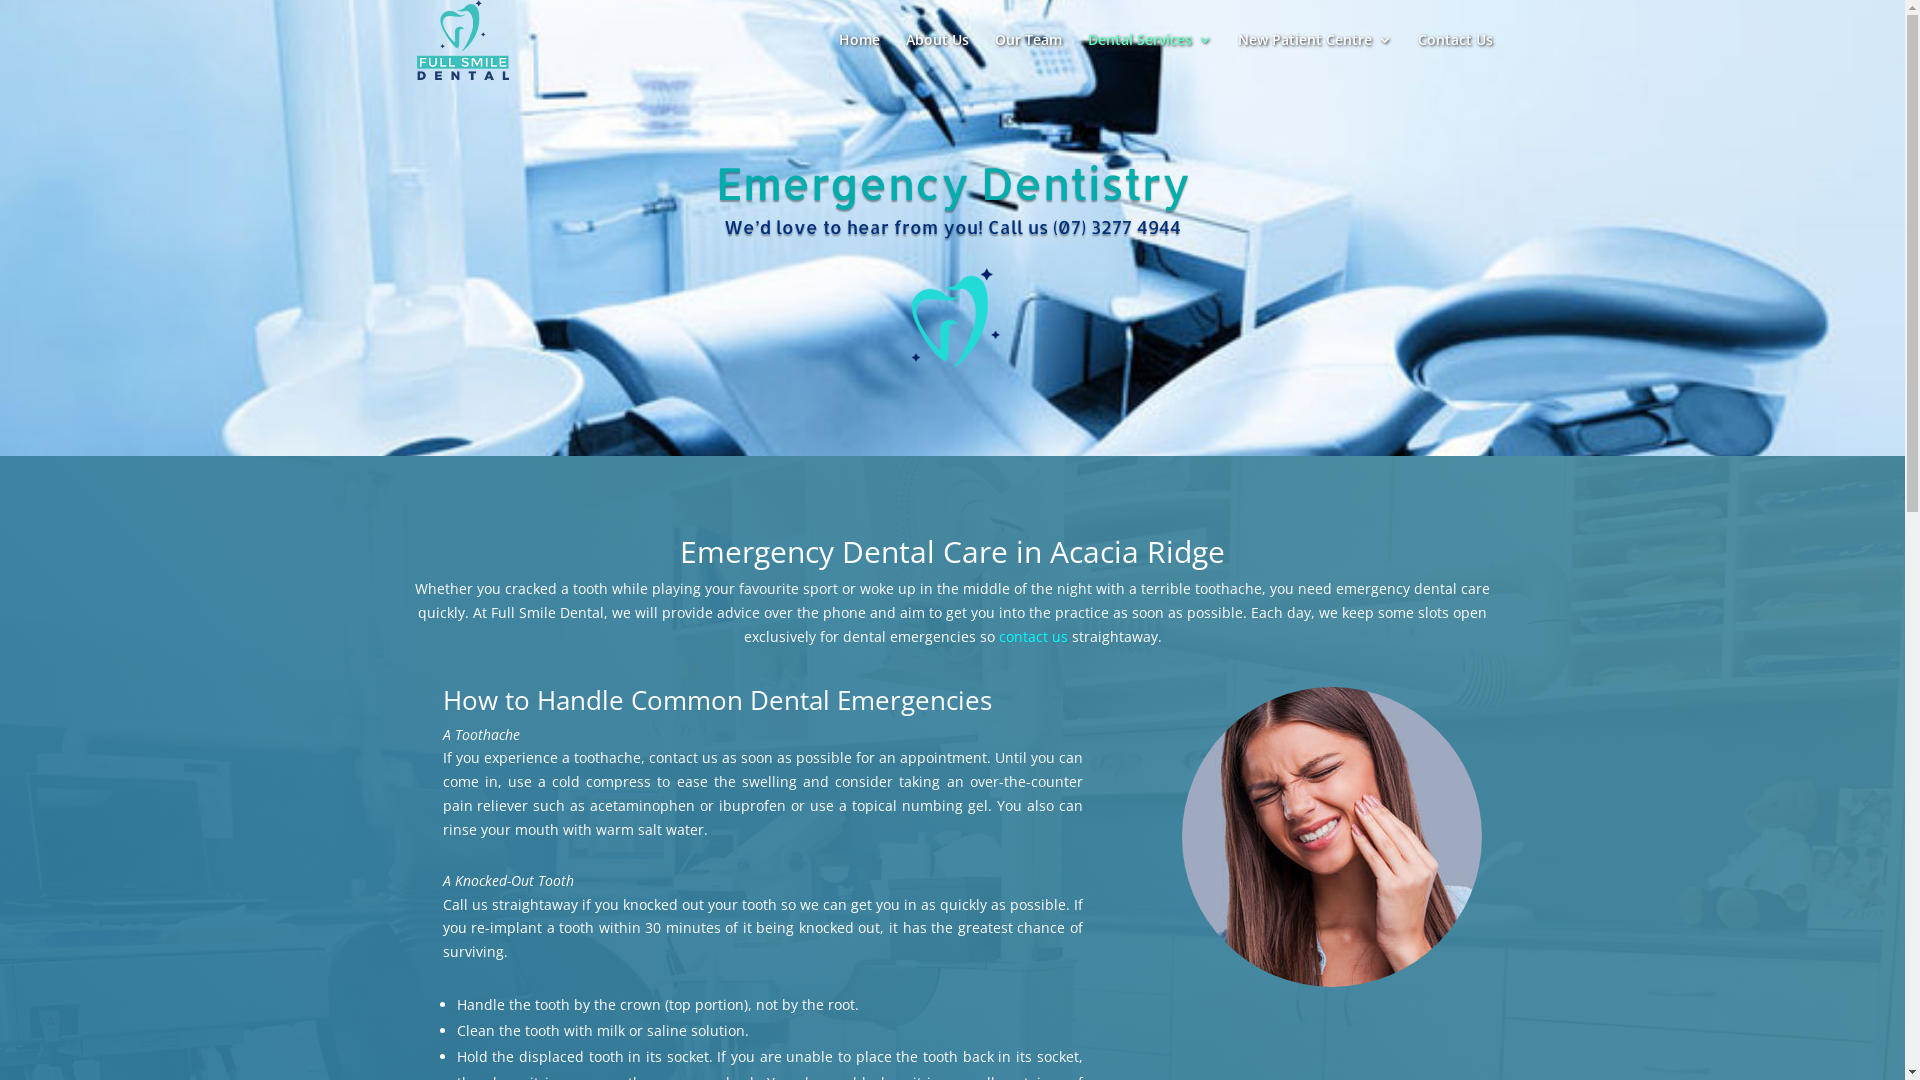 Image resolution: width=1920 pixels, height=1080 pixels. What do you see at coordinates (936, 55) in the screenshot?
I see `'About Us'` at bounding box center [936, 55].